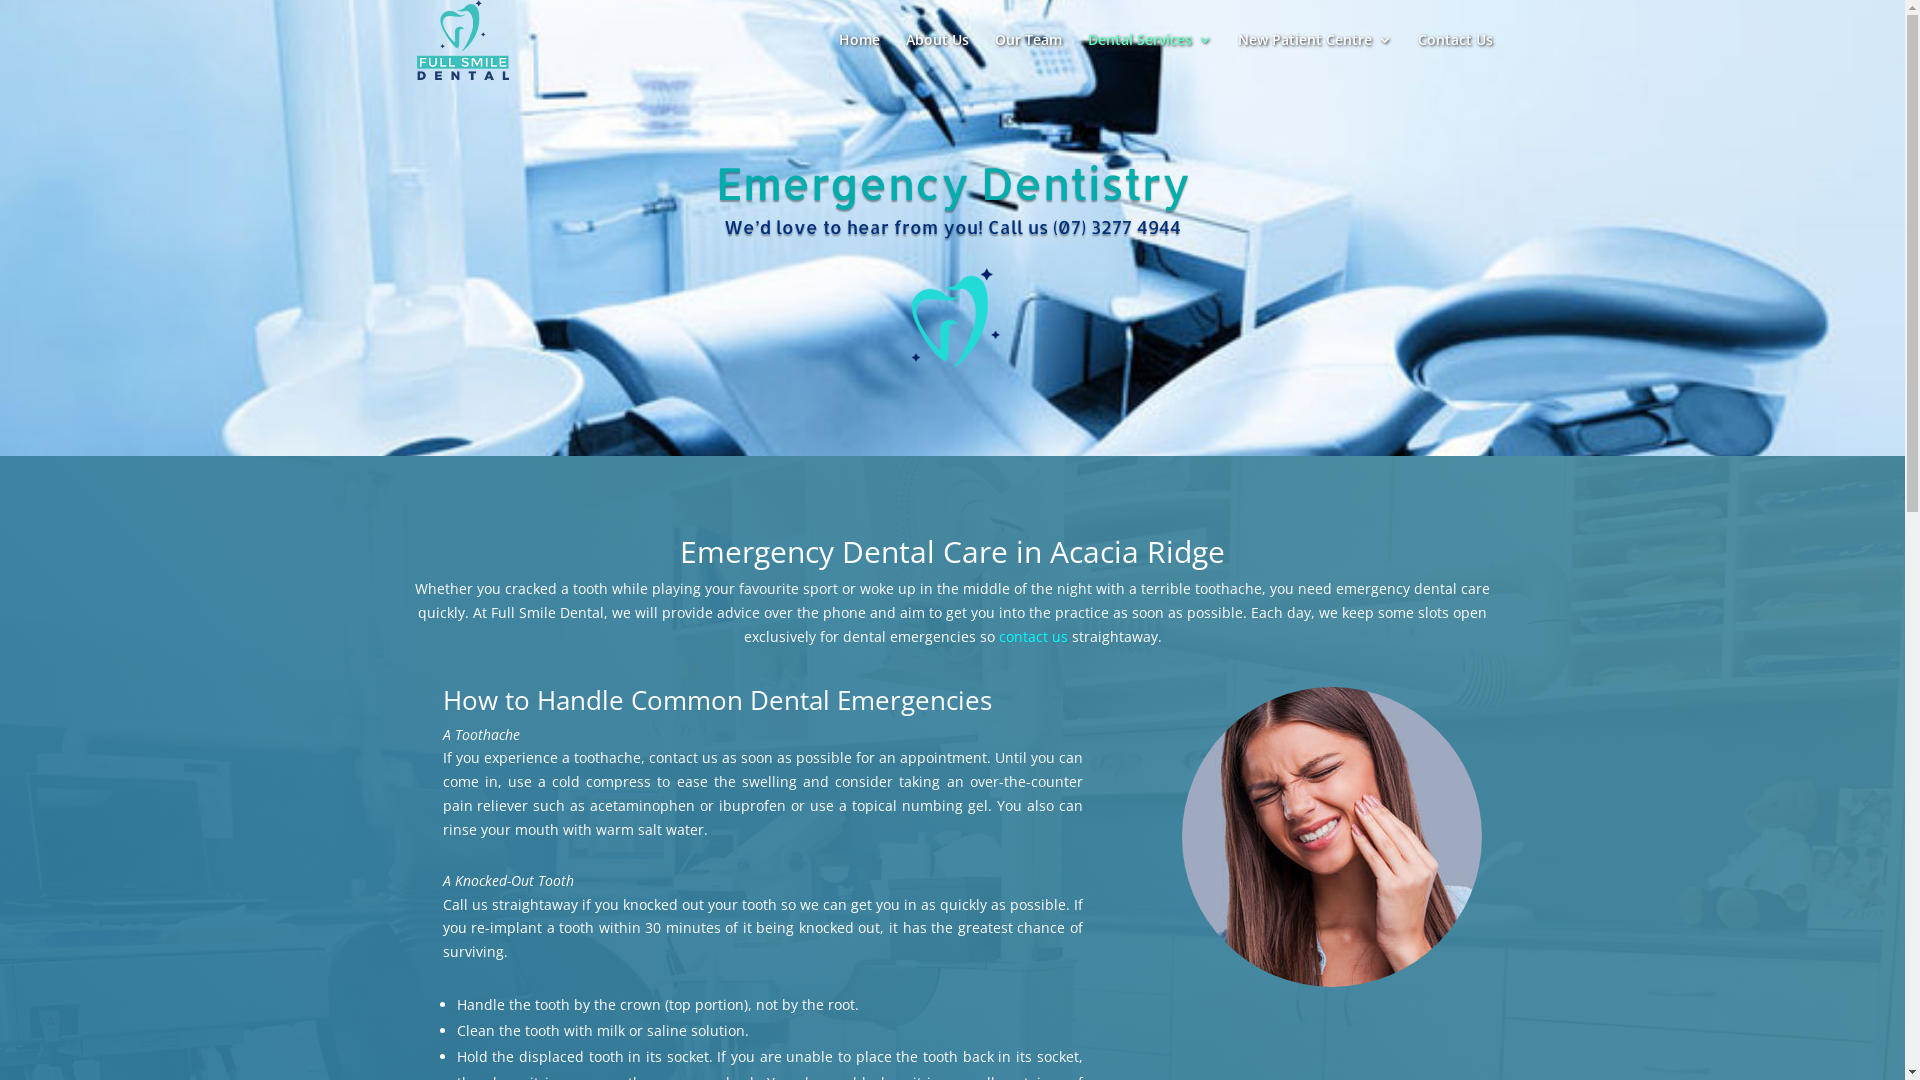 Image resolution: width=1920 pixels, height=1080 pixels. What do you see at coordinates (936, 55) in the screenshot?
I see `'About Us'` at bounding box center [936, 55].